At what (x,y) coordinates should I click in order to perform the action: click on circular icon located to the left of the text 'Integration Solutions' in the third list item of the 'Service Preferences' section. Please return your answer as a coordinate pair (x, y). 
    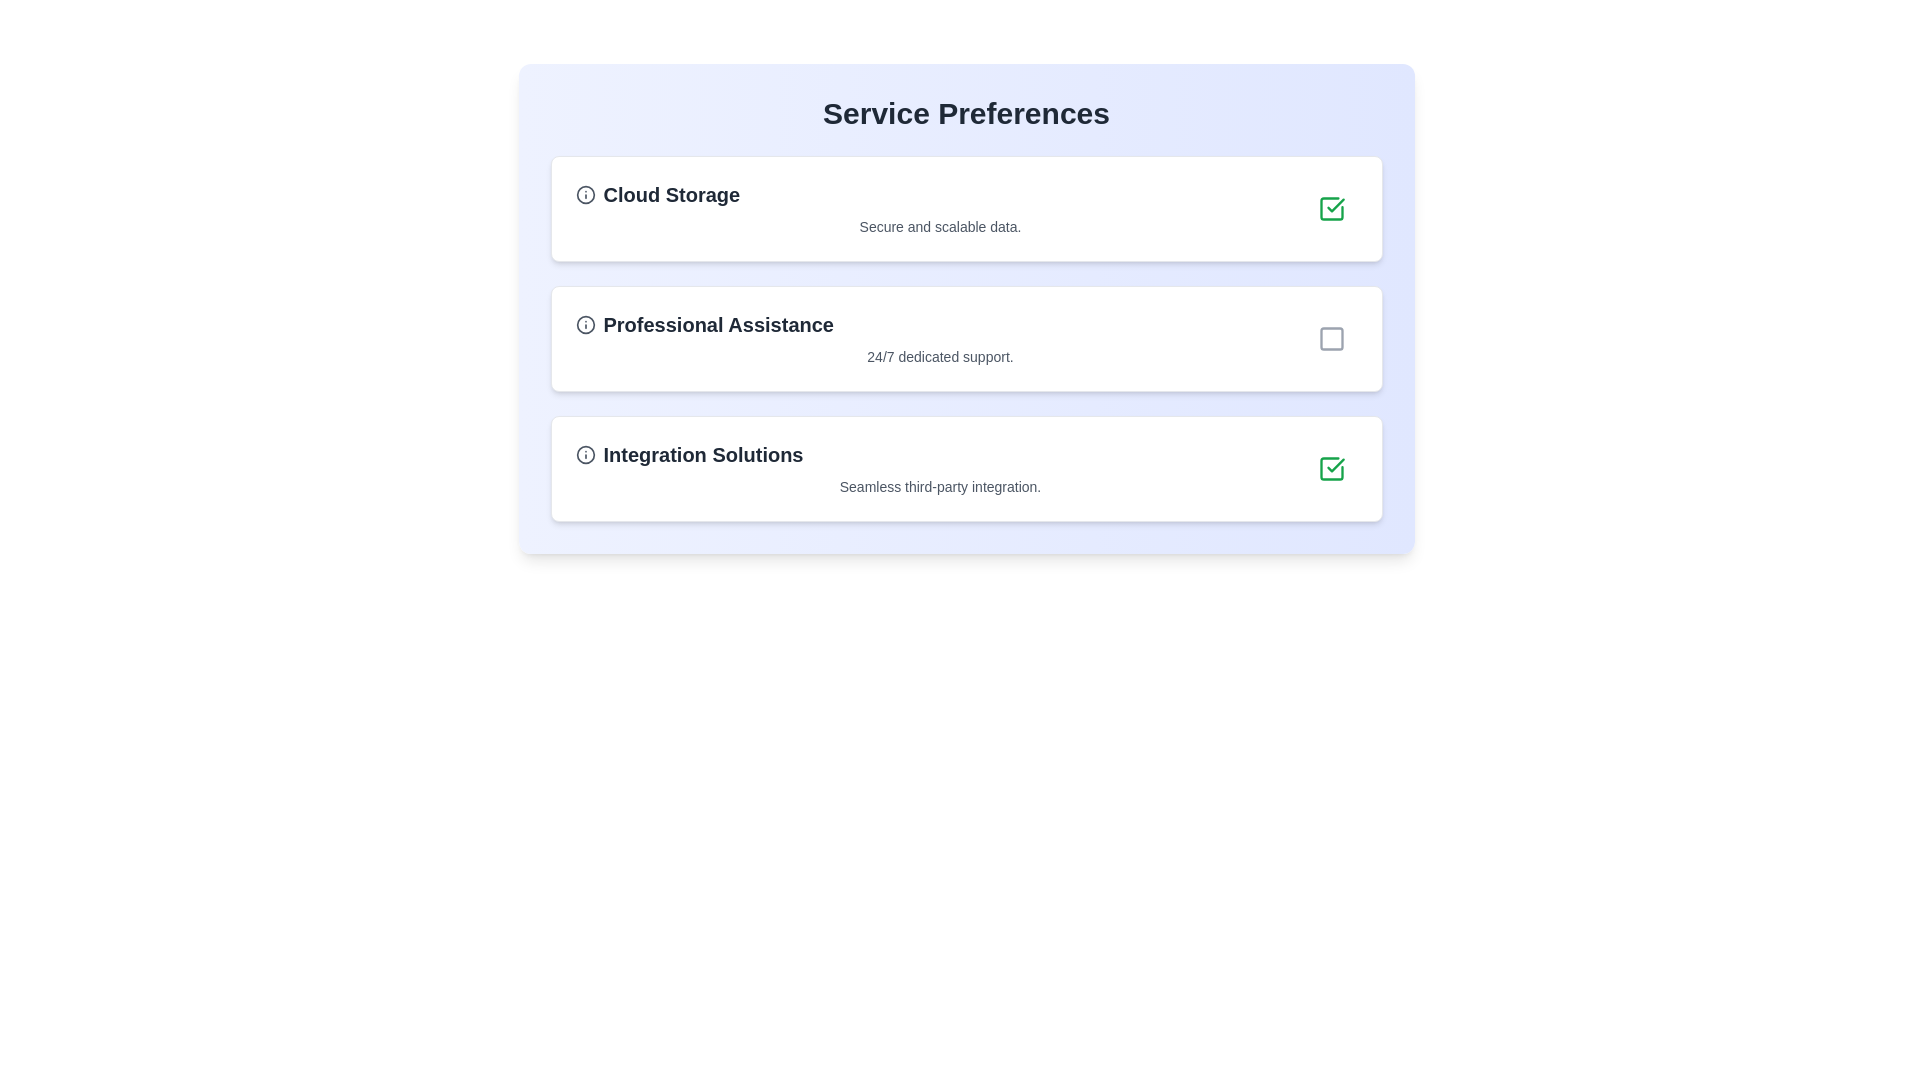
    Looking at the image, I should click on (584, 455).